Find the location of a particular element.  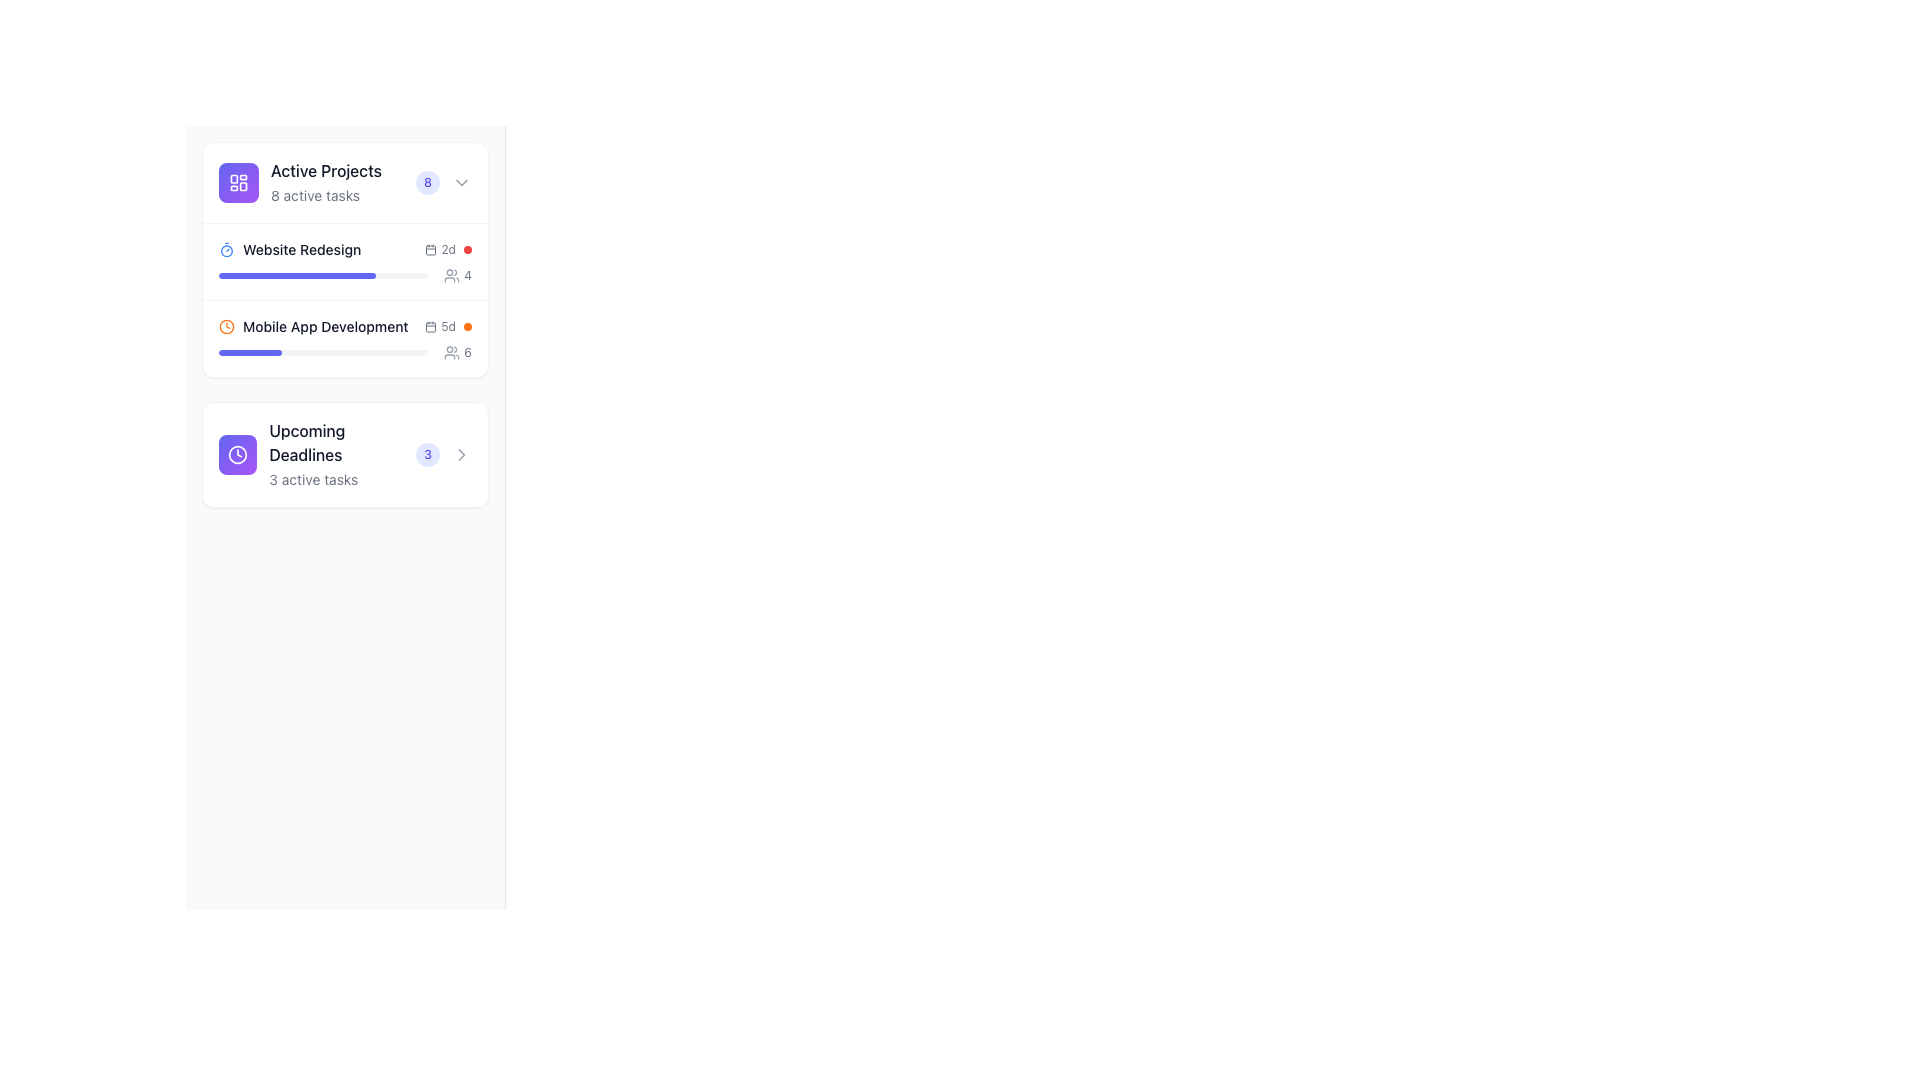

the small text label displaying the value '6' in gray font, located below the heading 'Mobile App Development' and positioned between a user icon and other text labels is located at coordinates (467, 352).